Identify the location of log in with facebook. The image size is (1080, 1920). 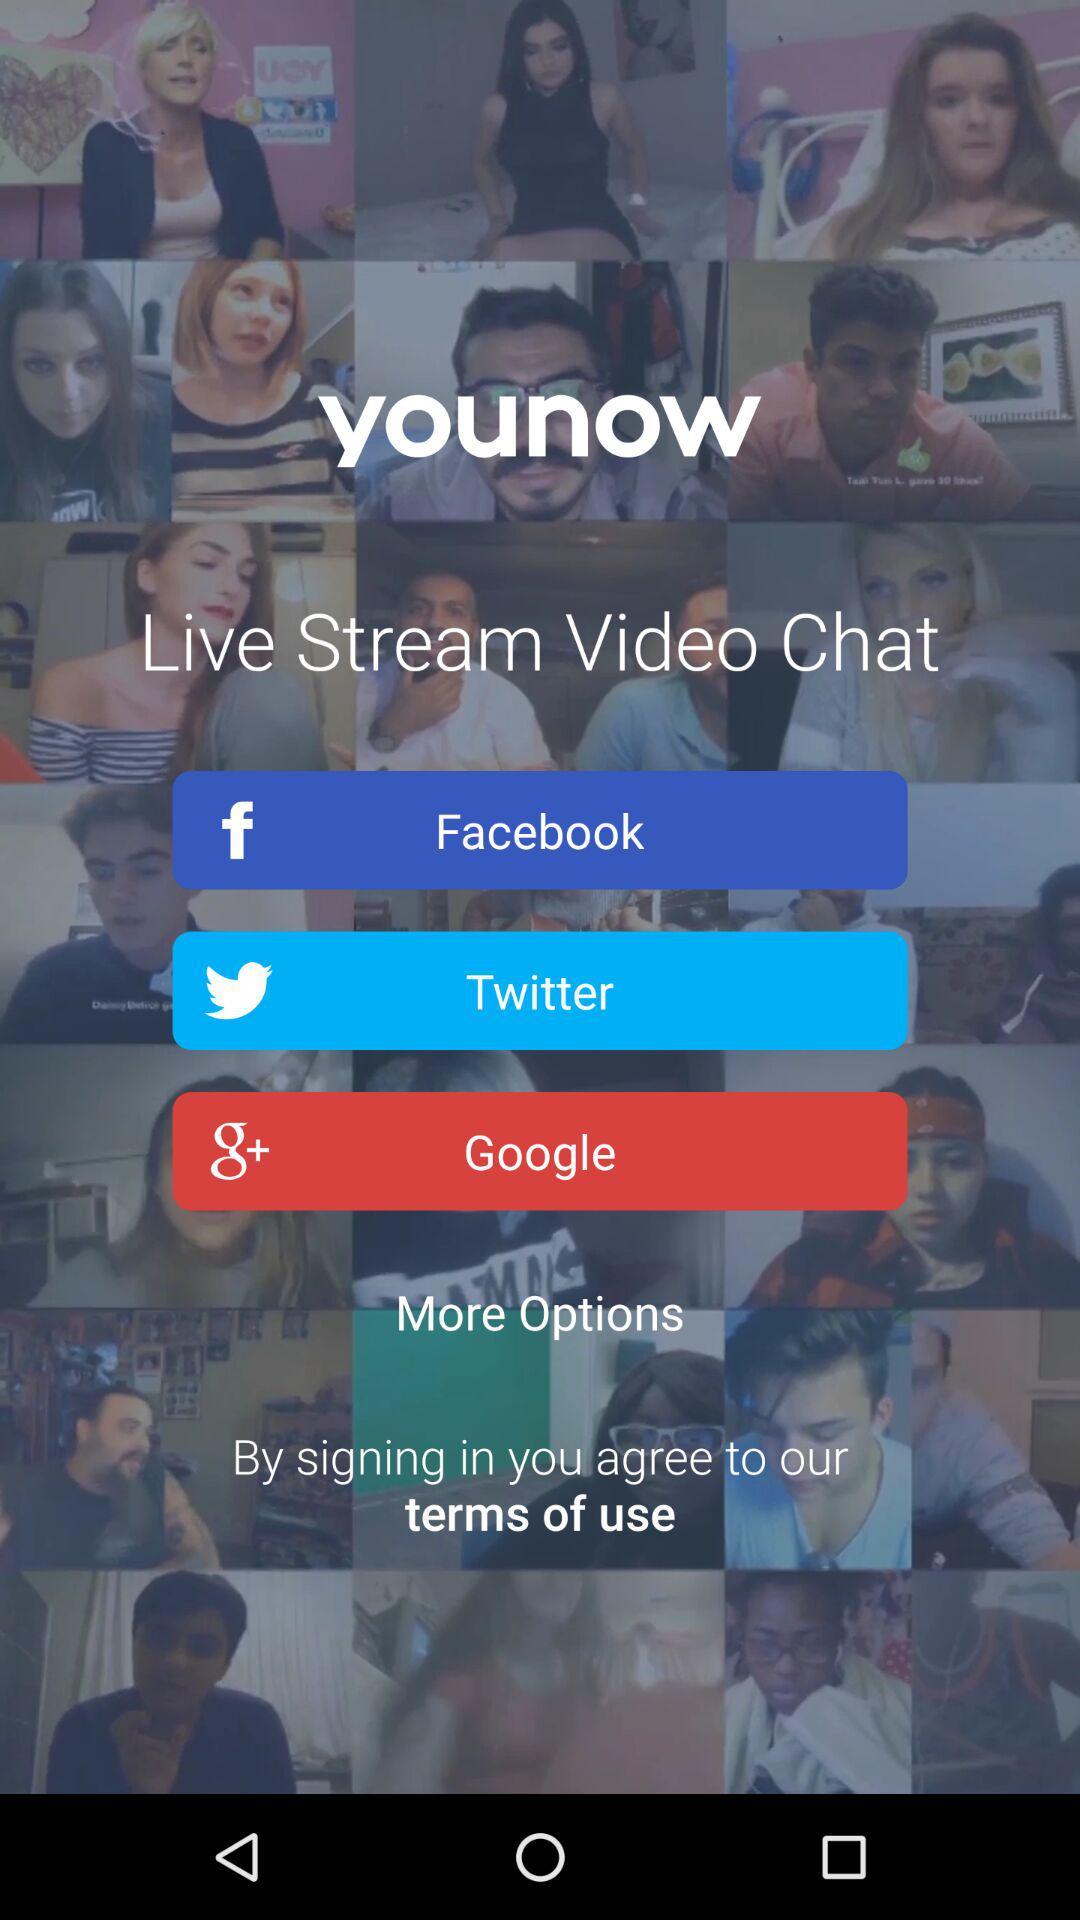
(540, 830).